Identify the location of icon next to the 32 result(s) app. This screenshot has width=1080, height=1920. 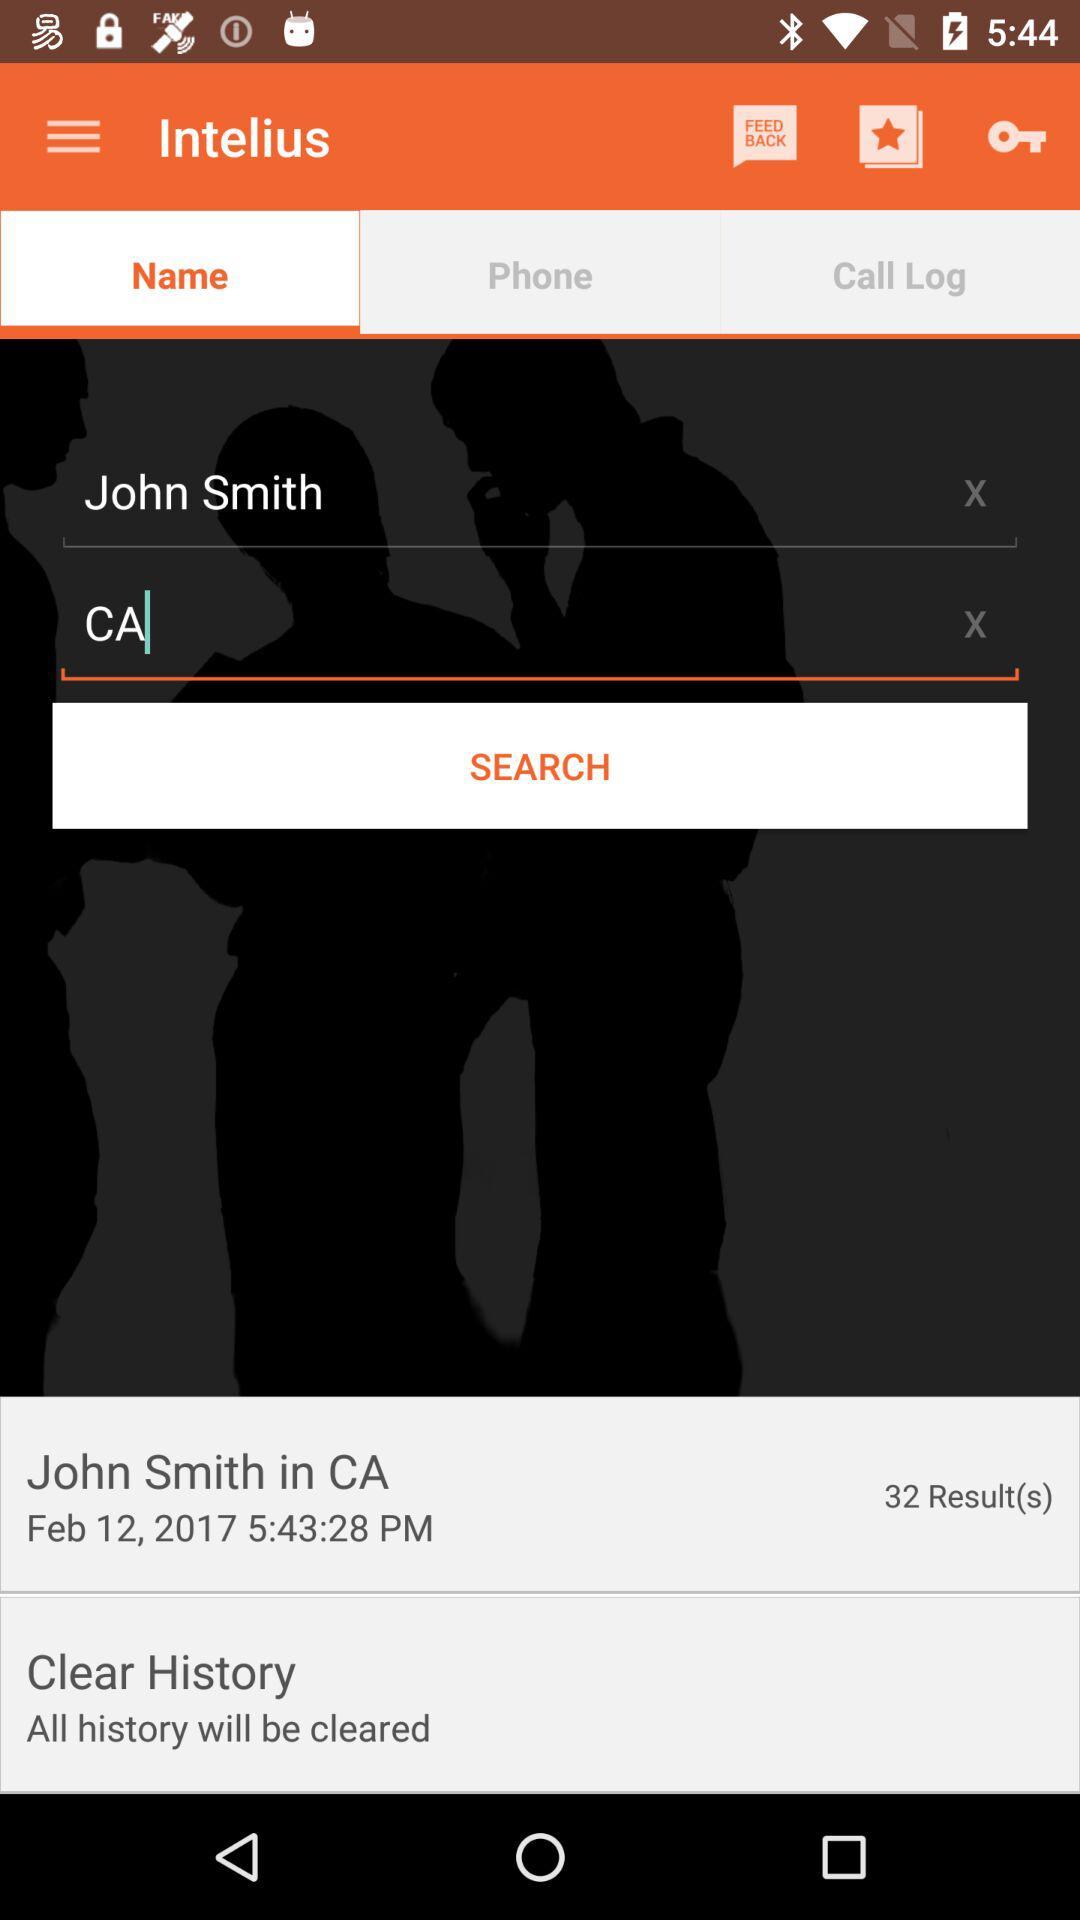
(229, 1525).